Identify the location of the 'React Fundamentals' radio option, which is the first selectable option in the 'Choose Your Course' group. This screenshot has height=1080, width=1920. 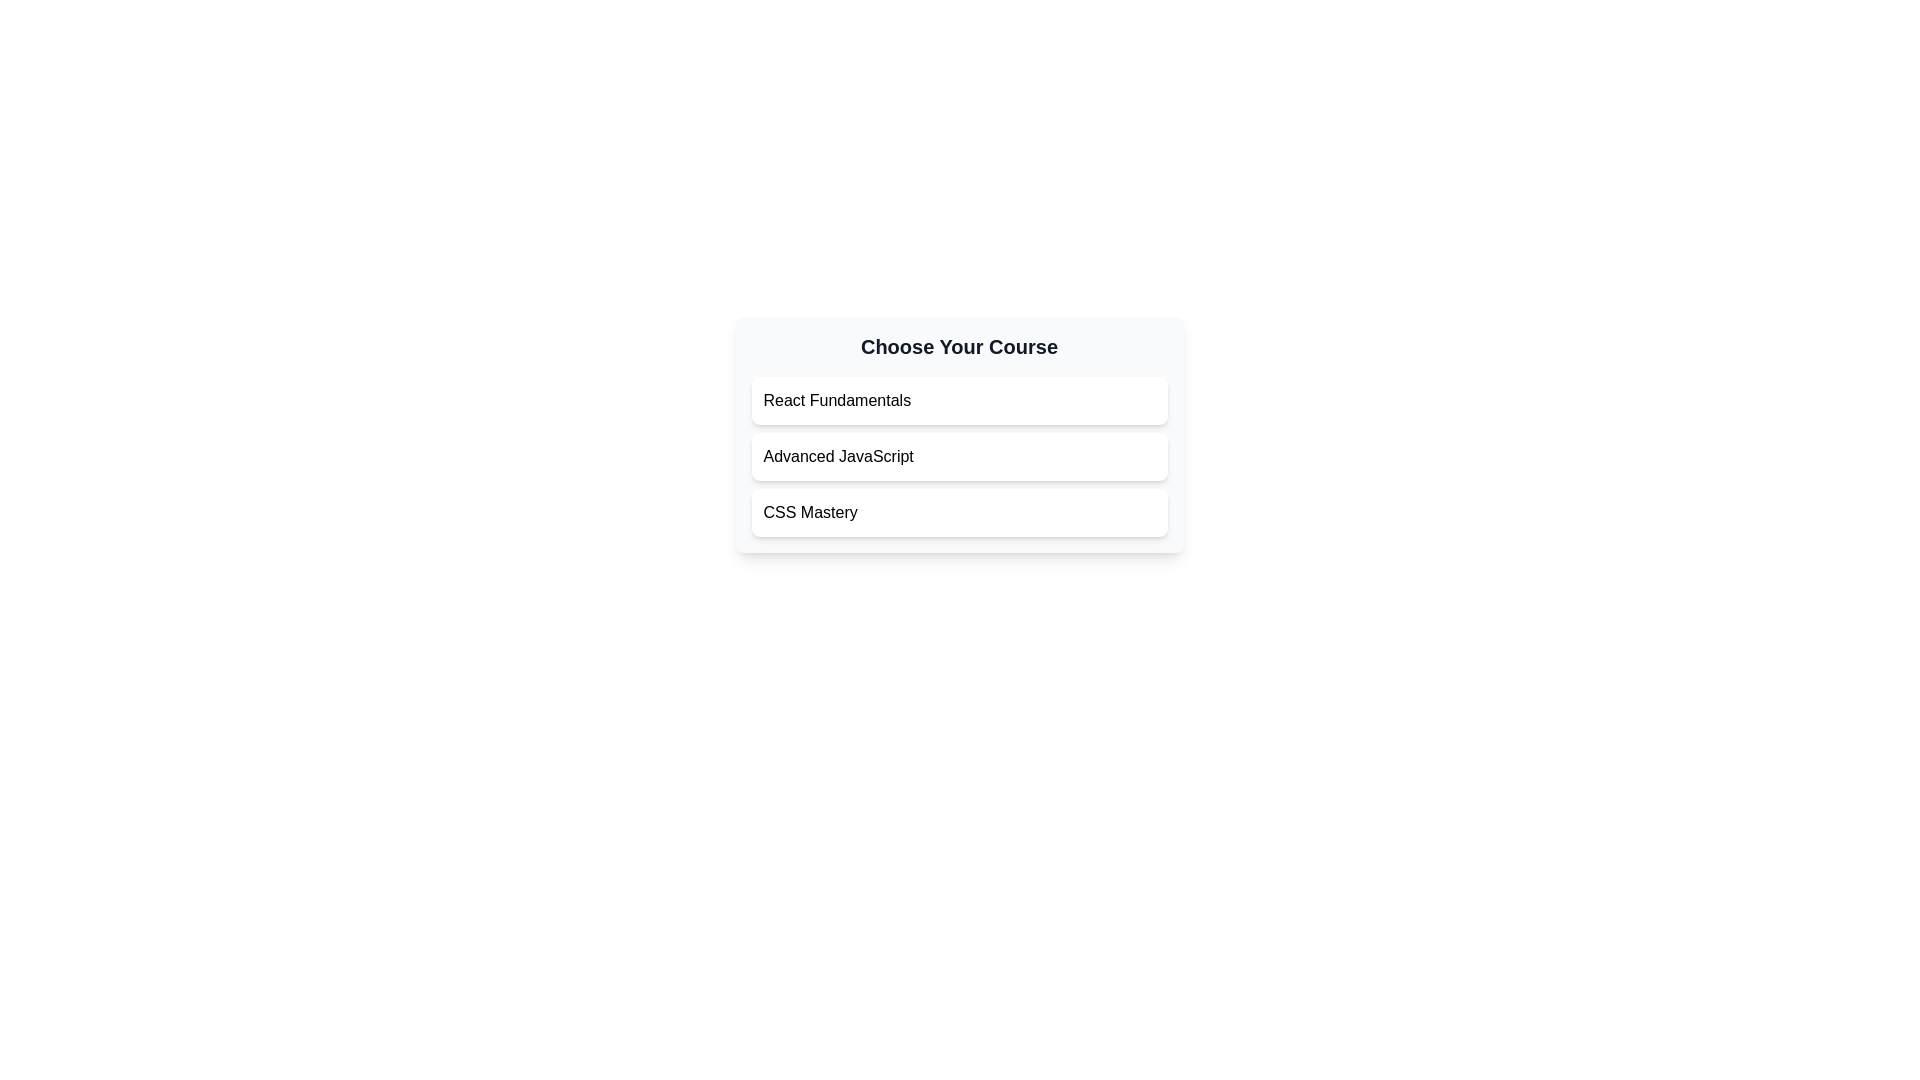
(958, 401).